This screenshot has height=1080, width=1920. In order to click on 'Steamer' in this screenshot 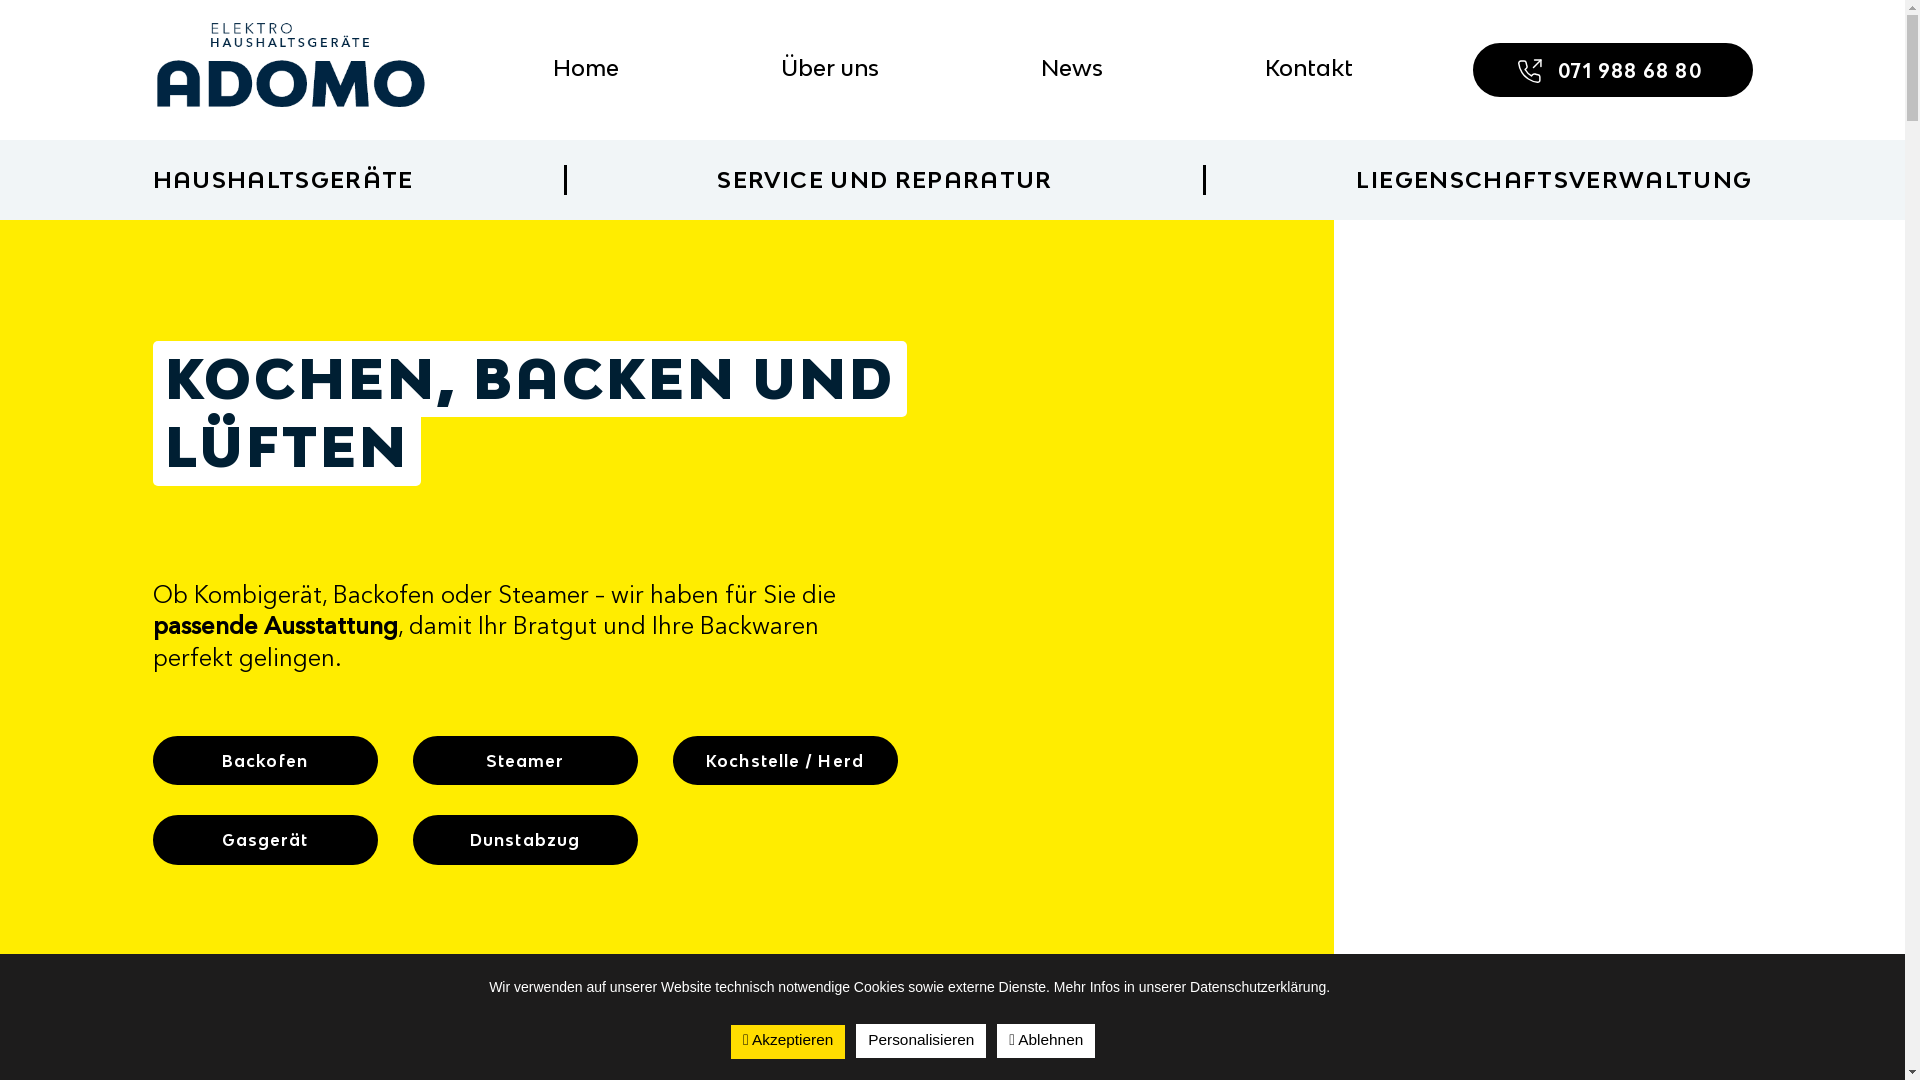, I will do `click(524, 760)`.